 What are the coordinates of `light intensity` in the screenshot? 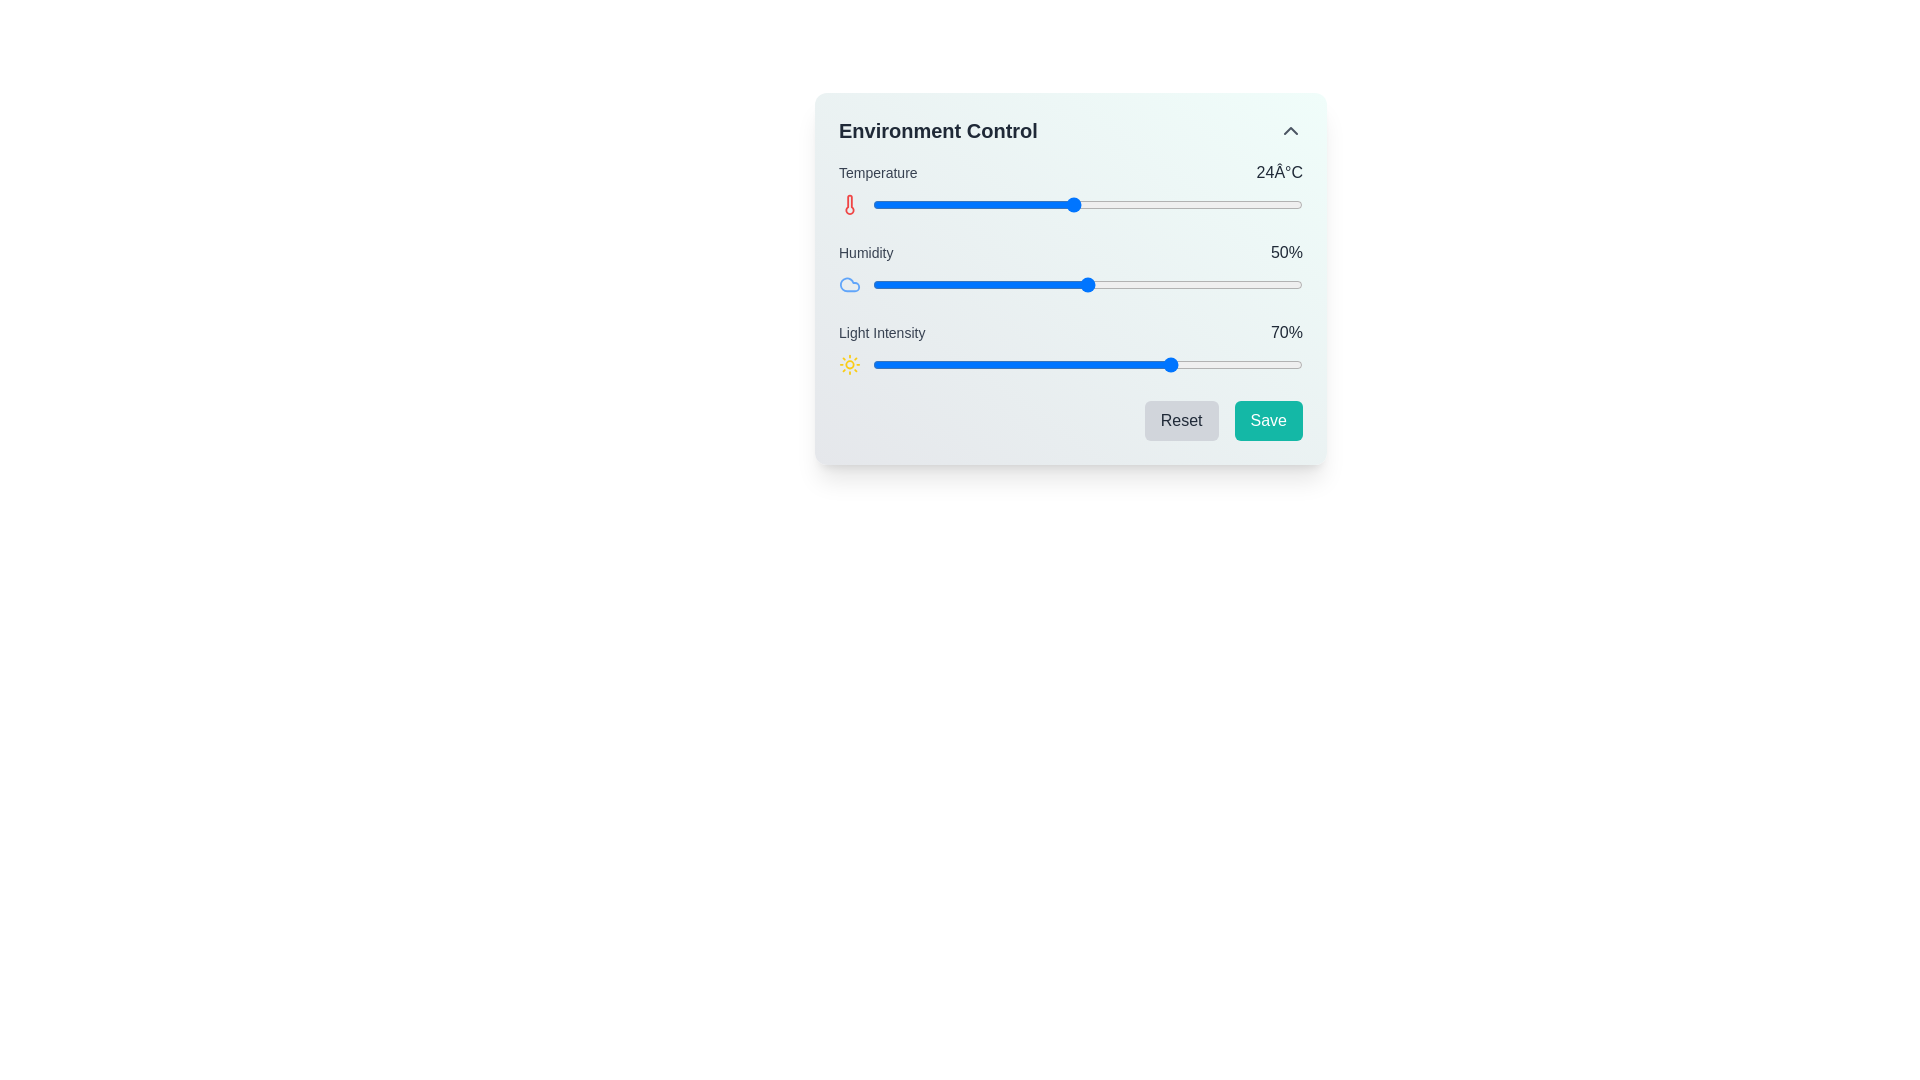 It's located at (1117, 365).